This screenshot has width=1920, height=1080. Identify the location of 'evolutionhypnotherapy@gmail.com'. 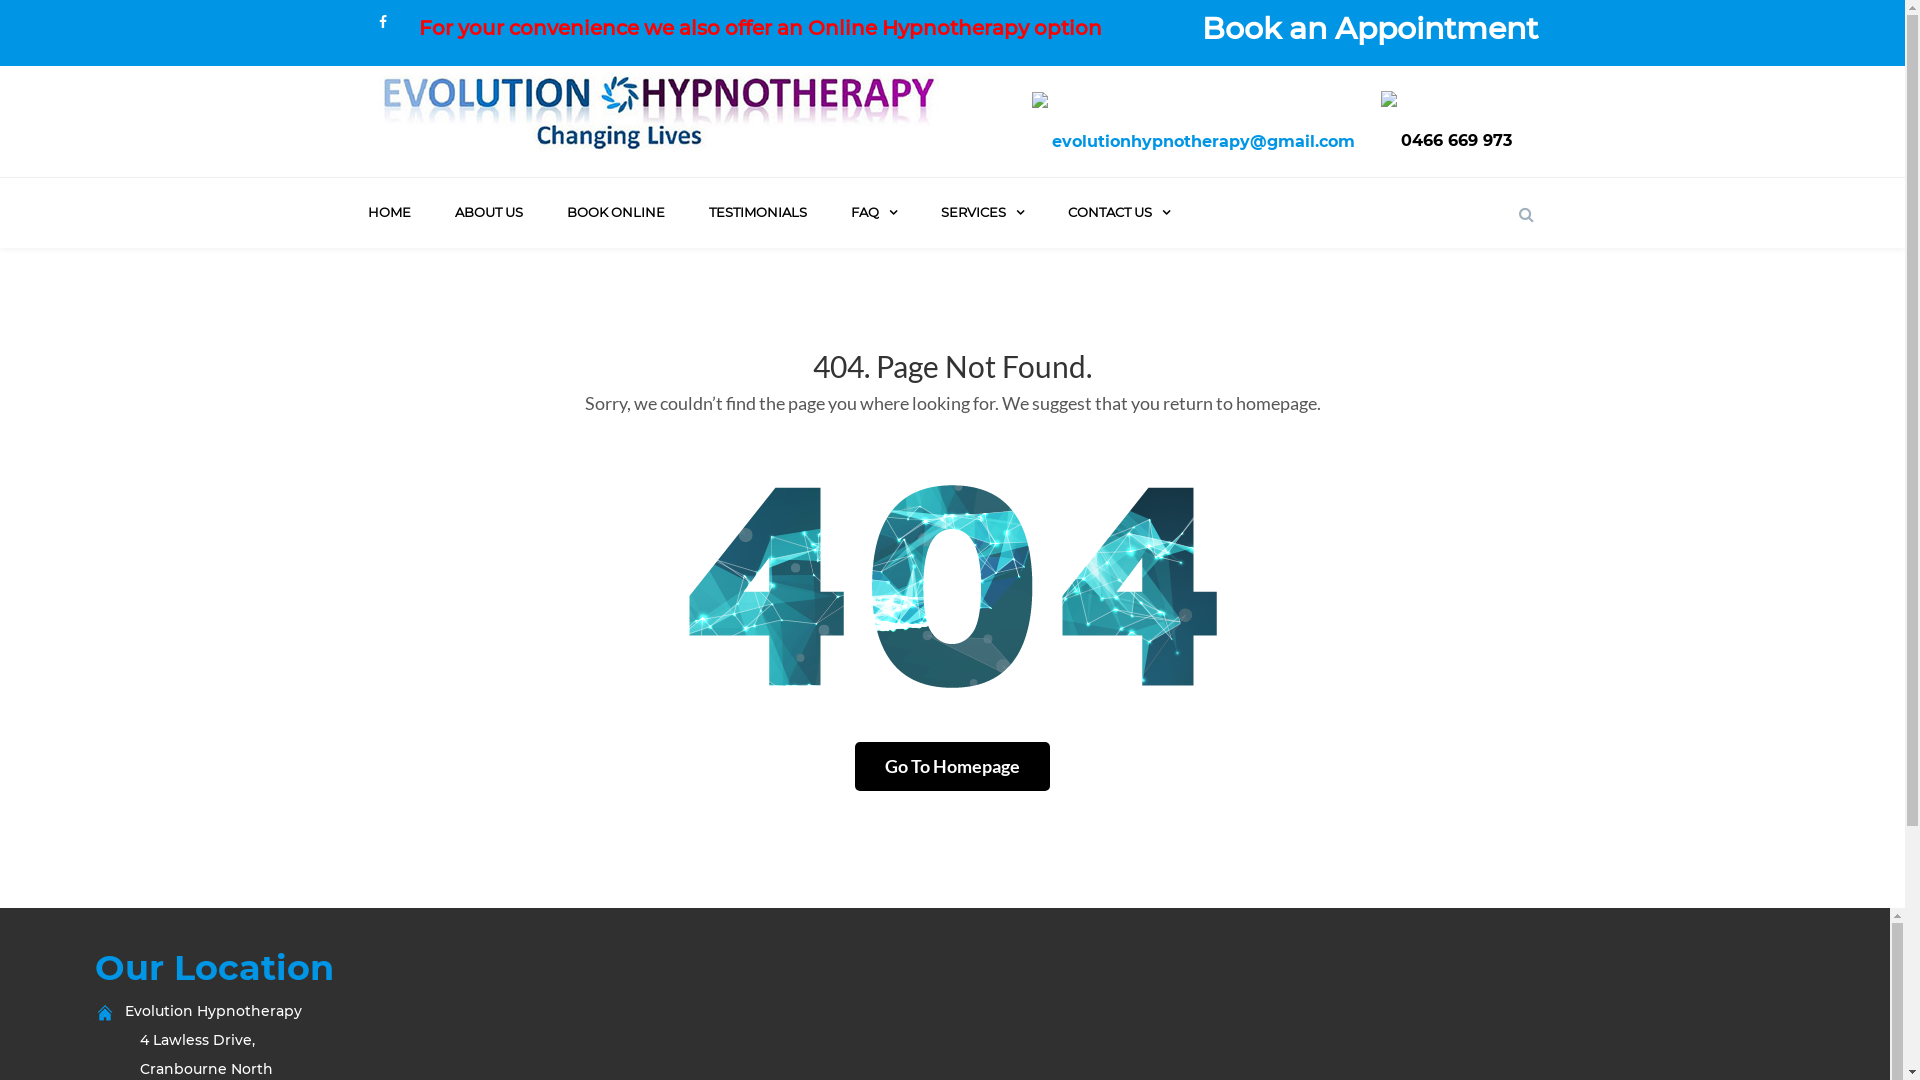
(1202, 141).